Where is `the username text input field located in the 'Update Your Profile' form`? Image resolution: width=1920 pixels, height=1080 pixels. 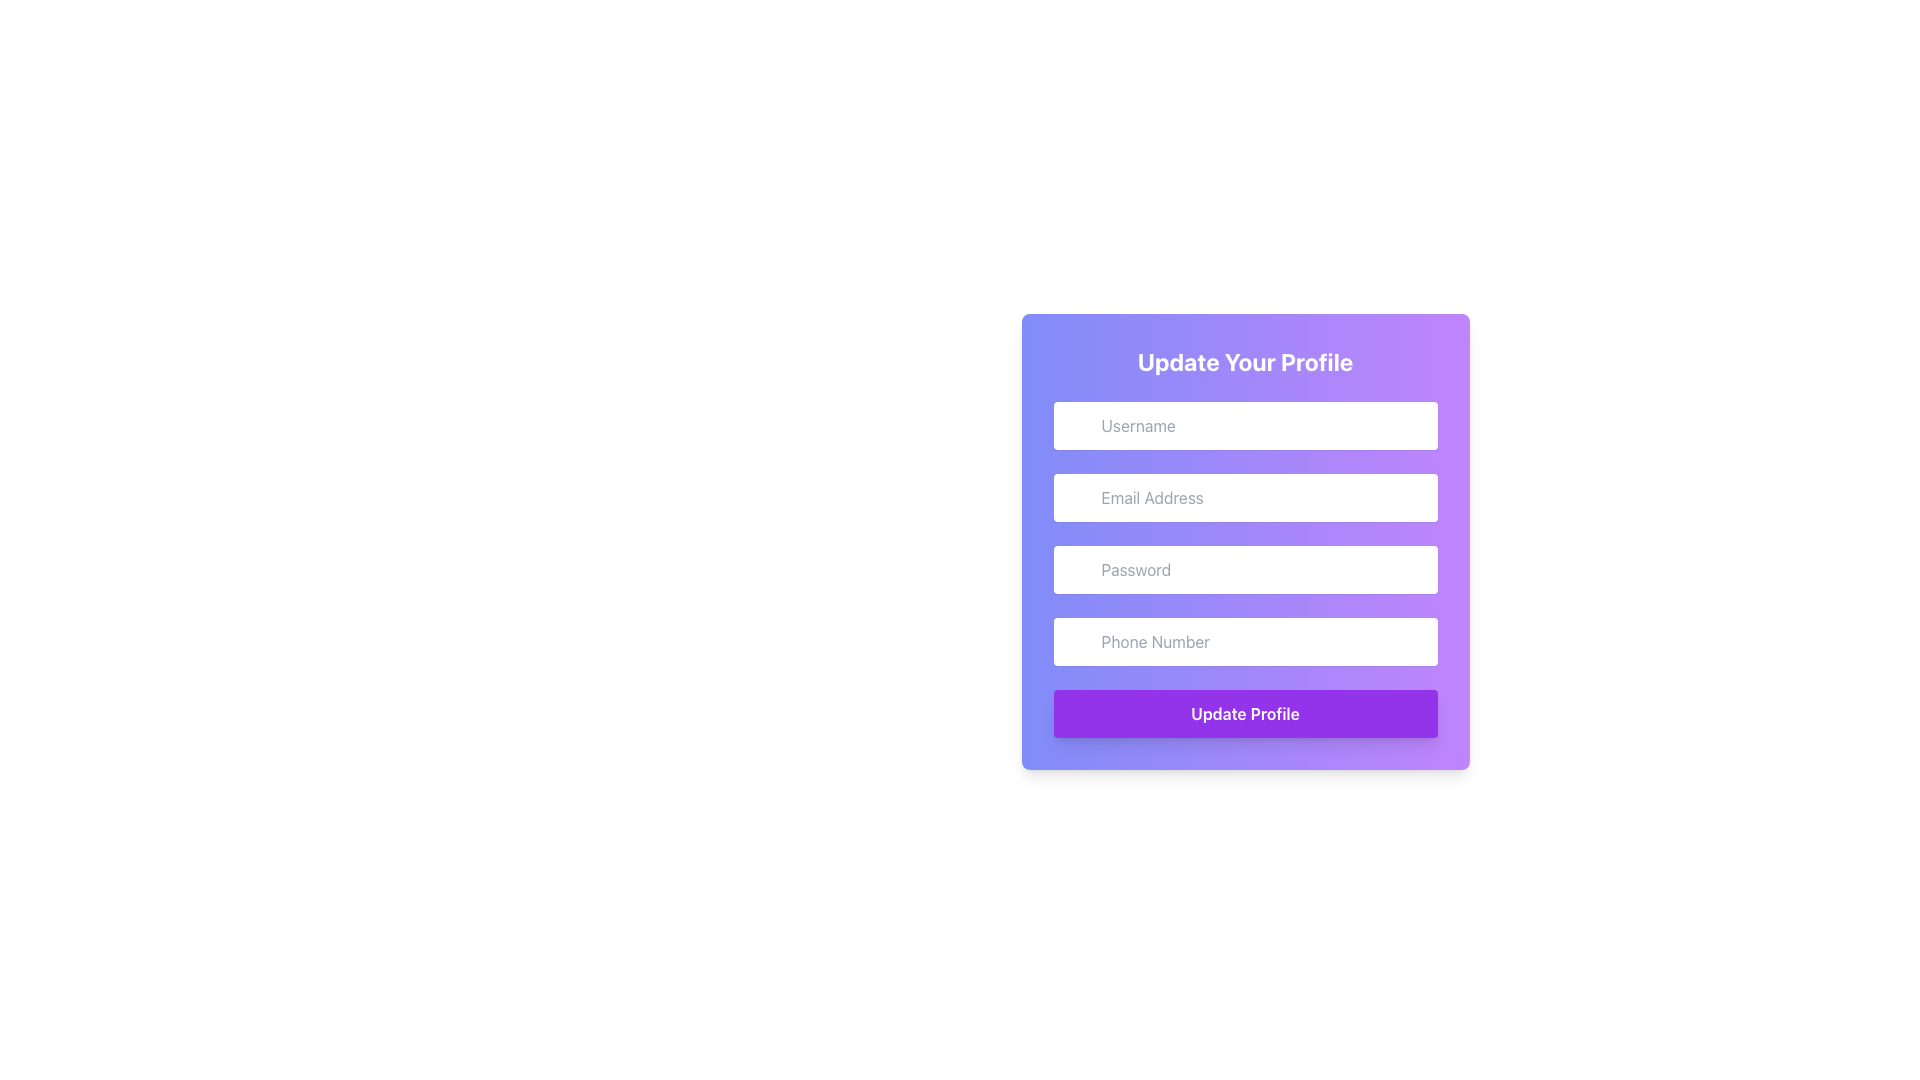
the username text input field located in the 'Update Your Profile' form is located at coordinates (1244, 424).